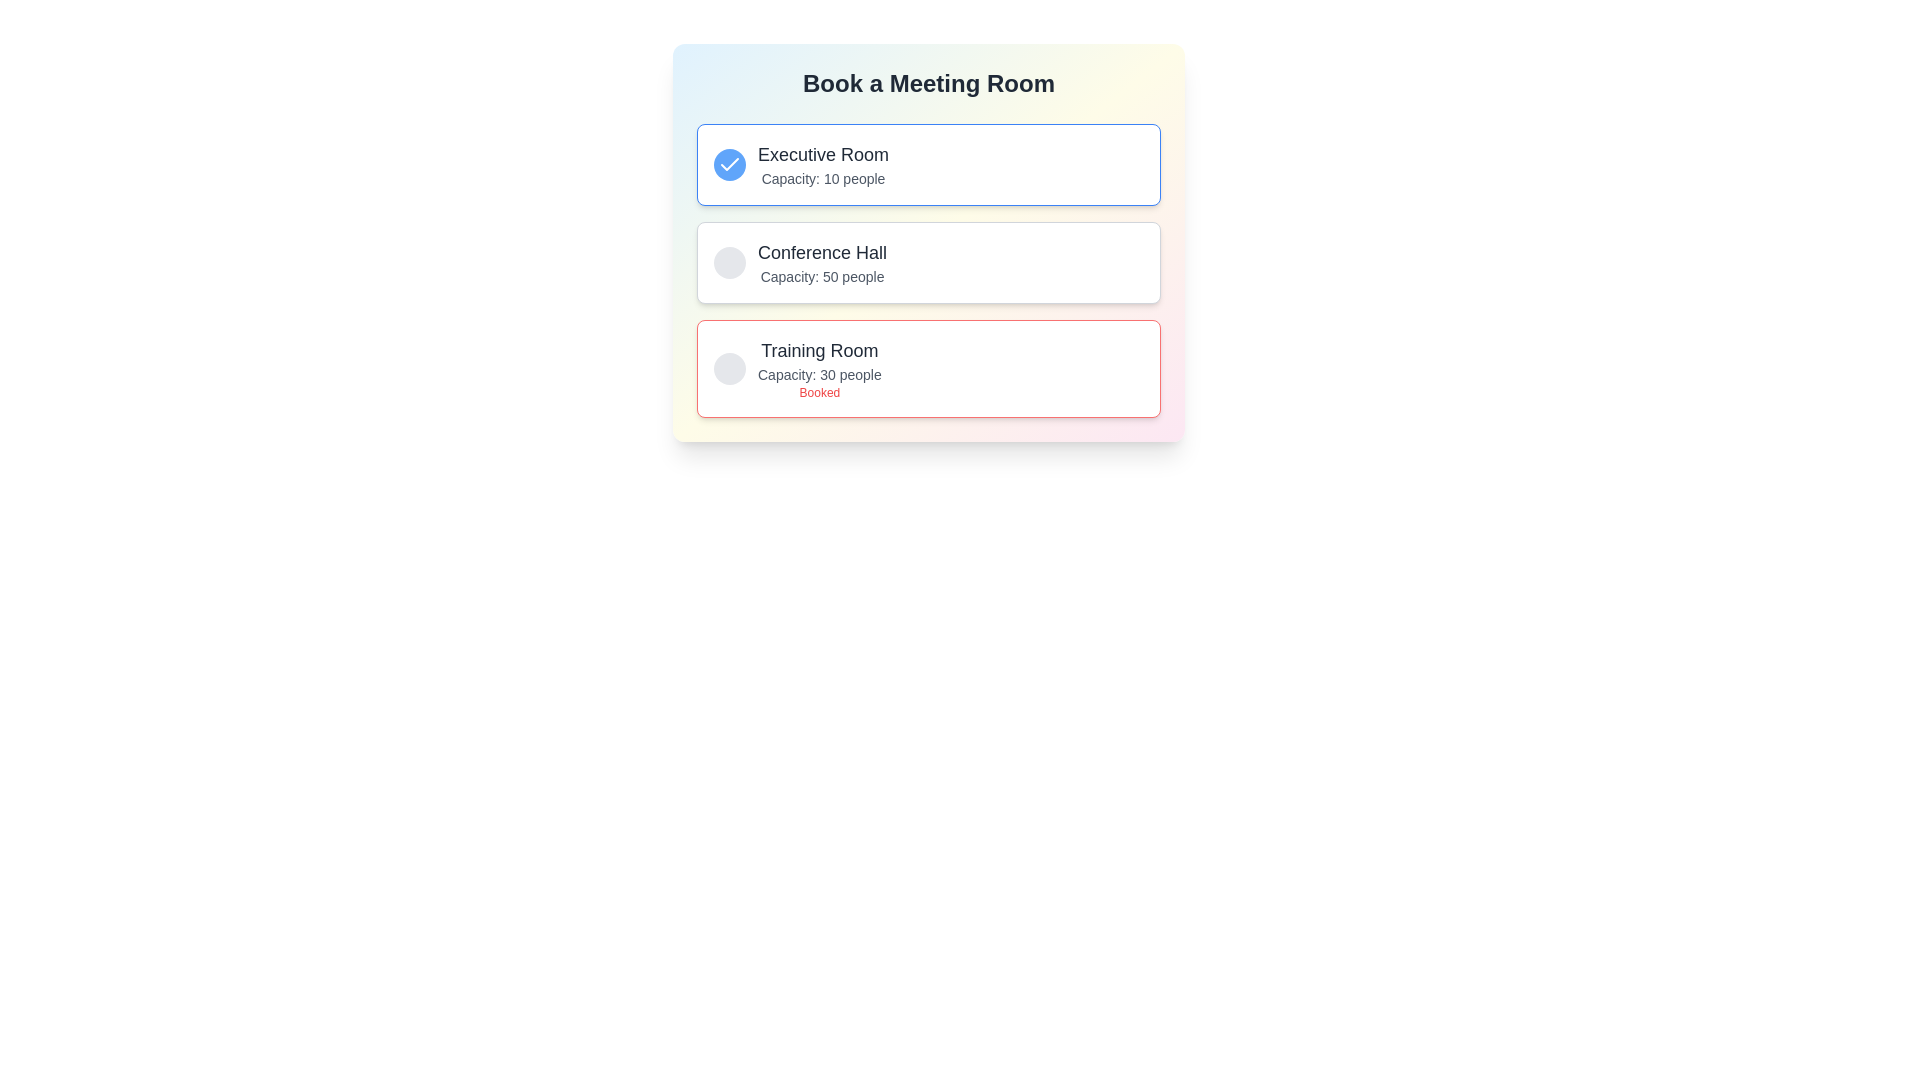 Image resolution: width=1920 pixels, height=1080 pixels. What do you see at coordinates (928, 369) in the screenshot?
I see `the 'Training Room' informational card, which is the last item` at bounding box center [928, 369].